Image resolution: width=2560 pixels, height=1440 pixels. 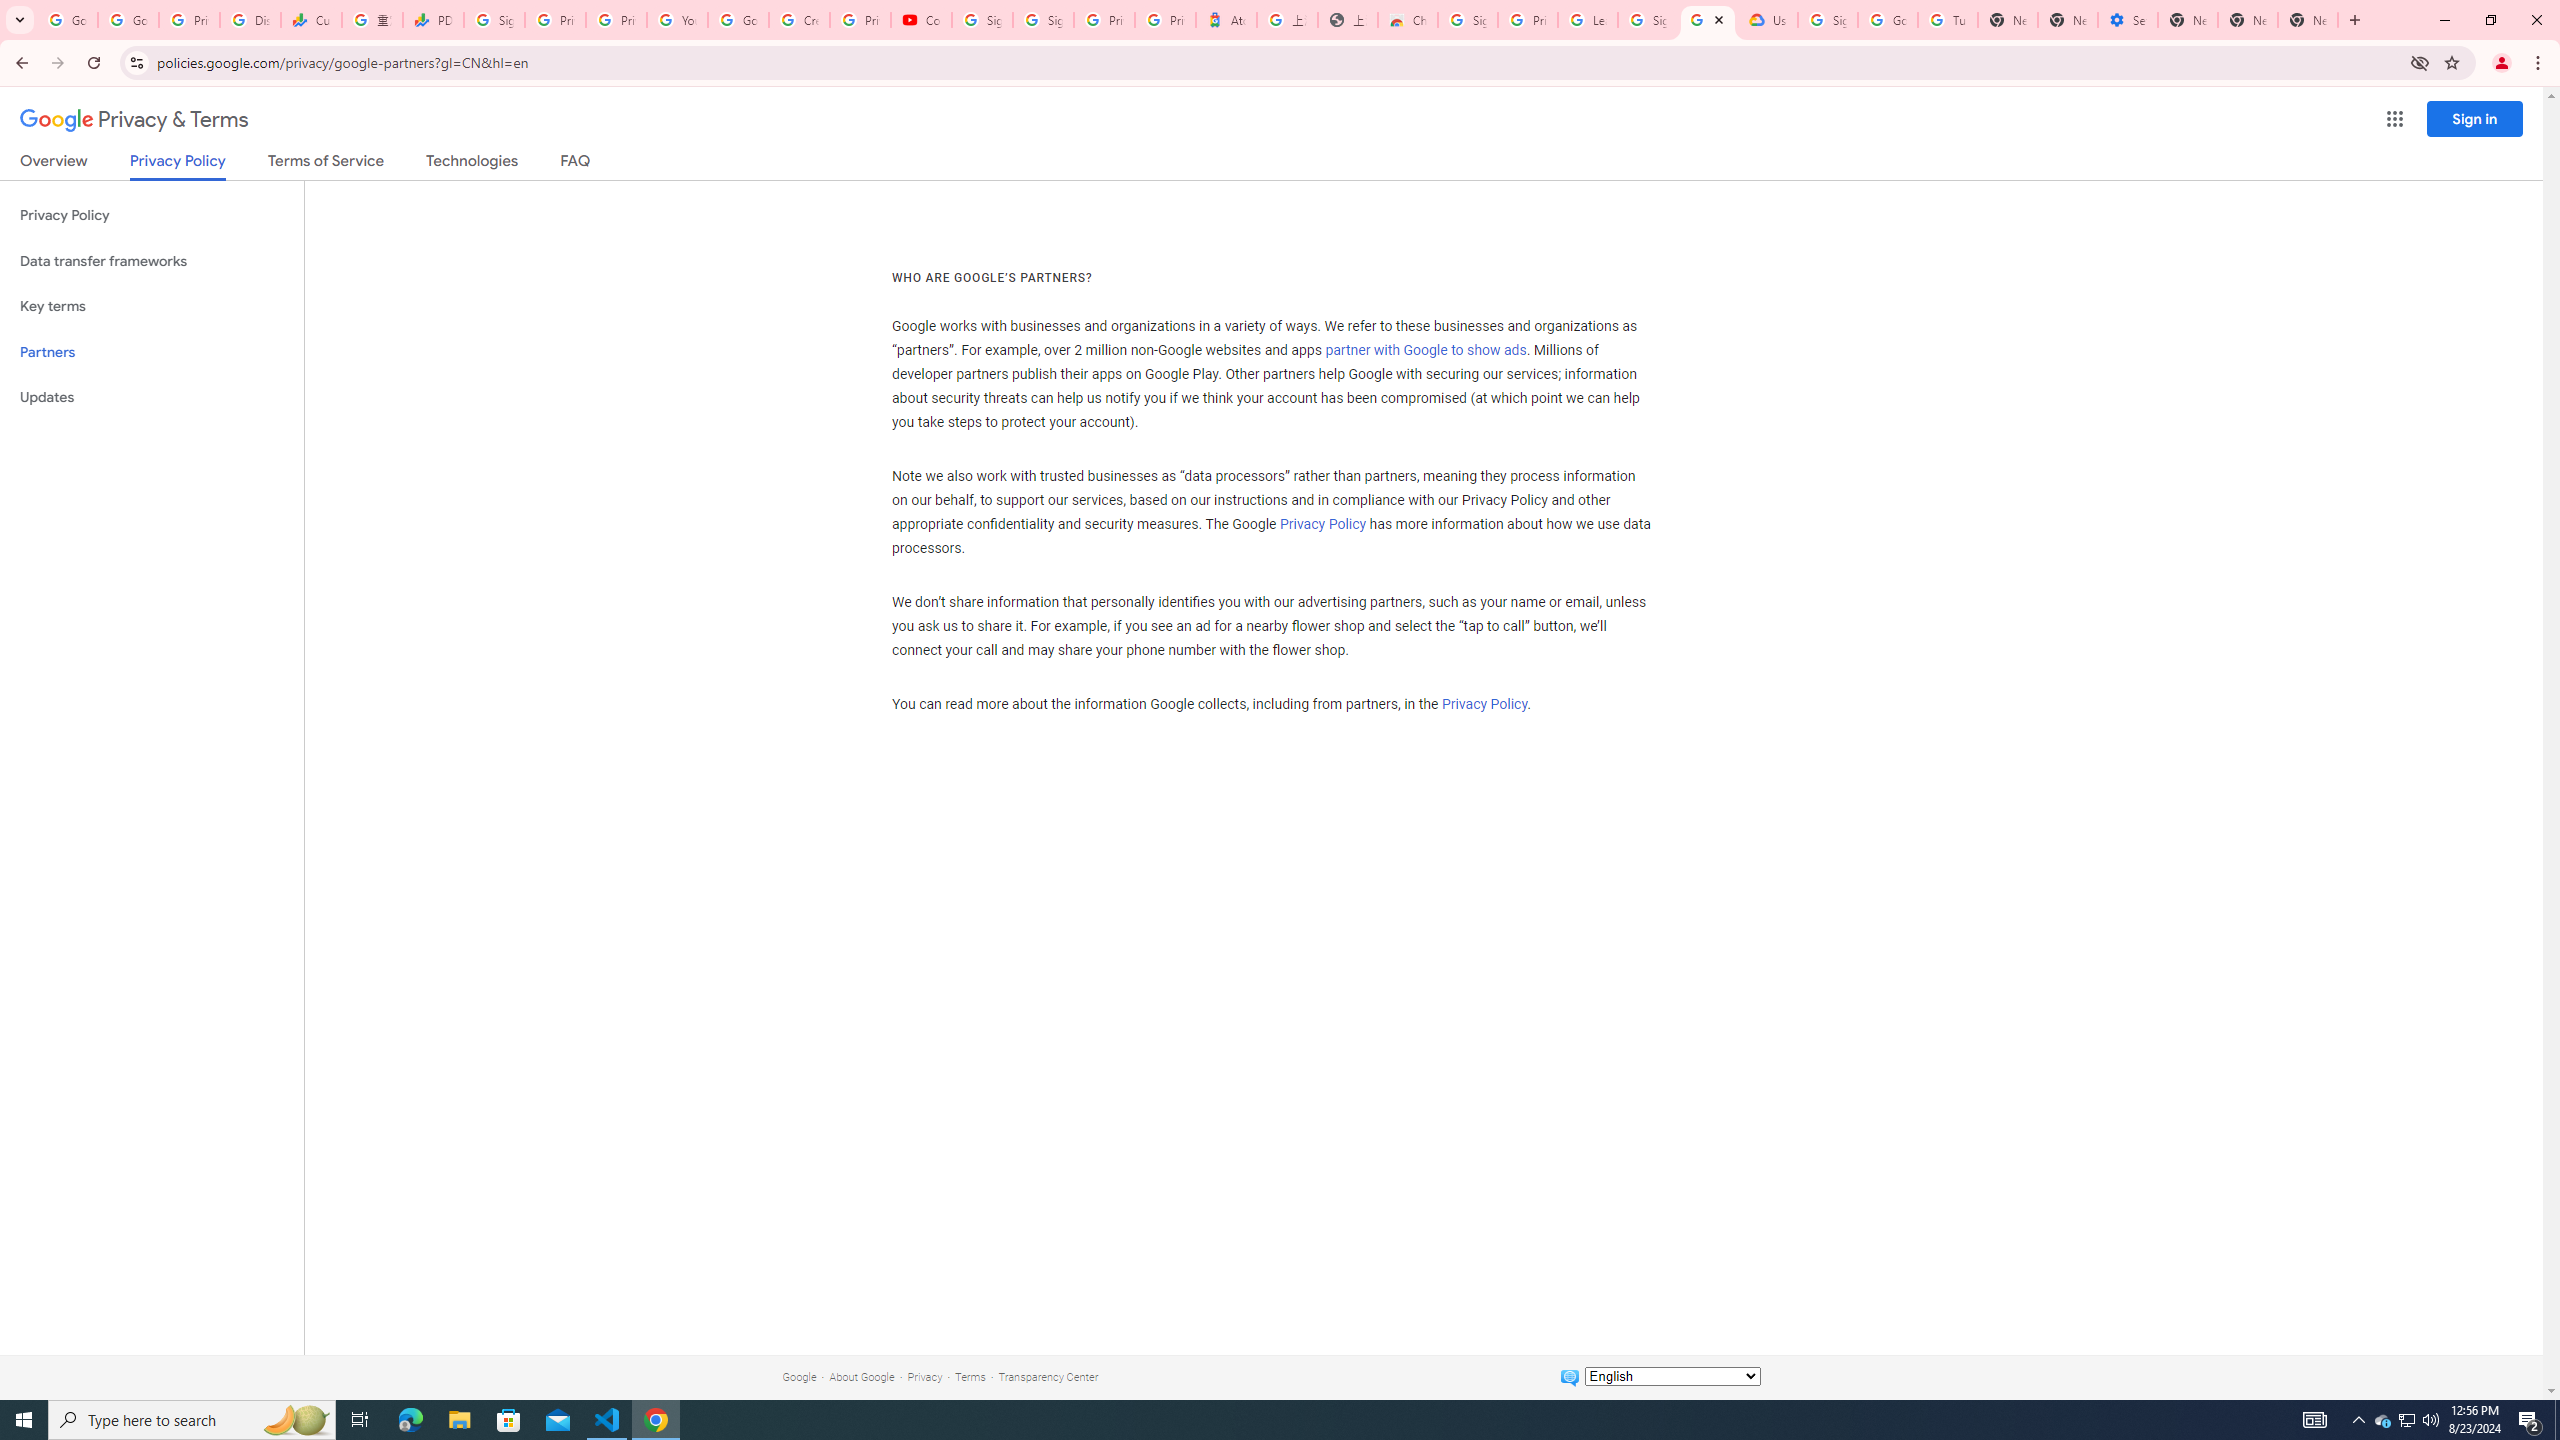 What do you see at coordinates (861, 1376) in the screenshot?
I see `'About Google'` at bounding box center [861, 1376].